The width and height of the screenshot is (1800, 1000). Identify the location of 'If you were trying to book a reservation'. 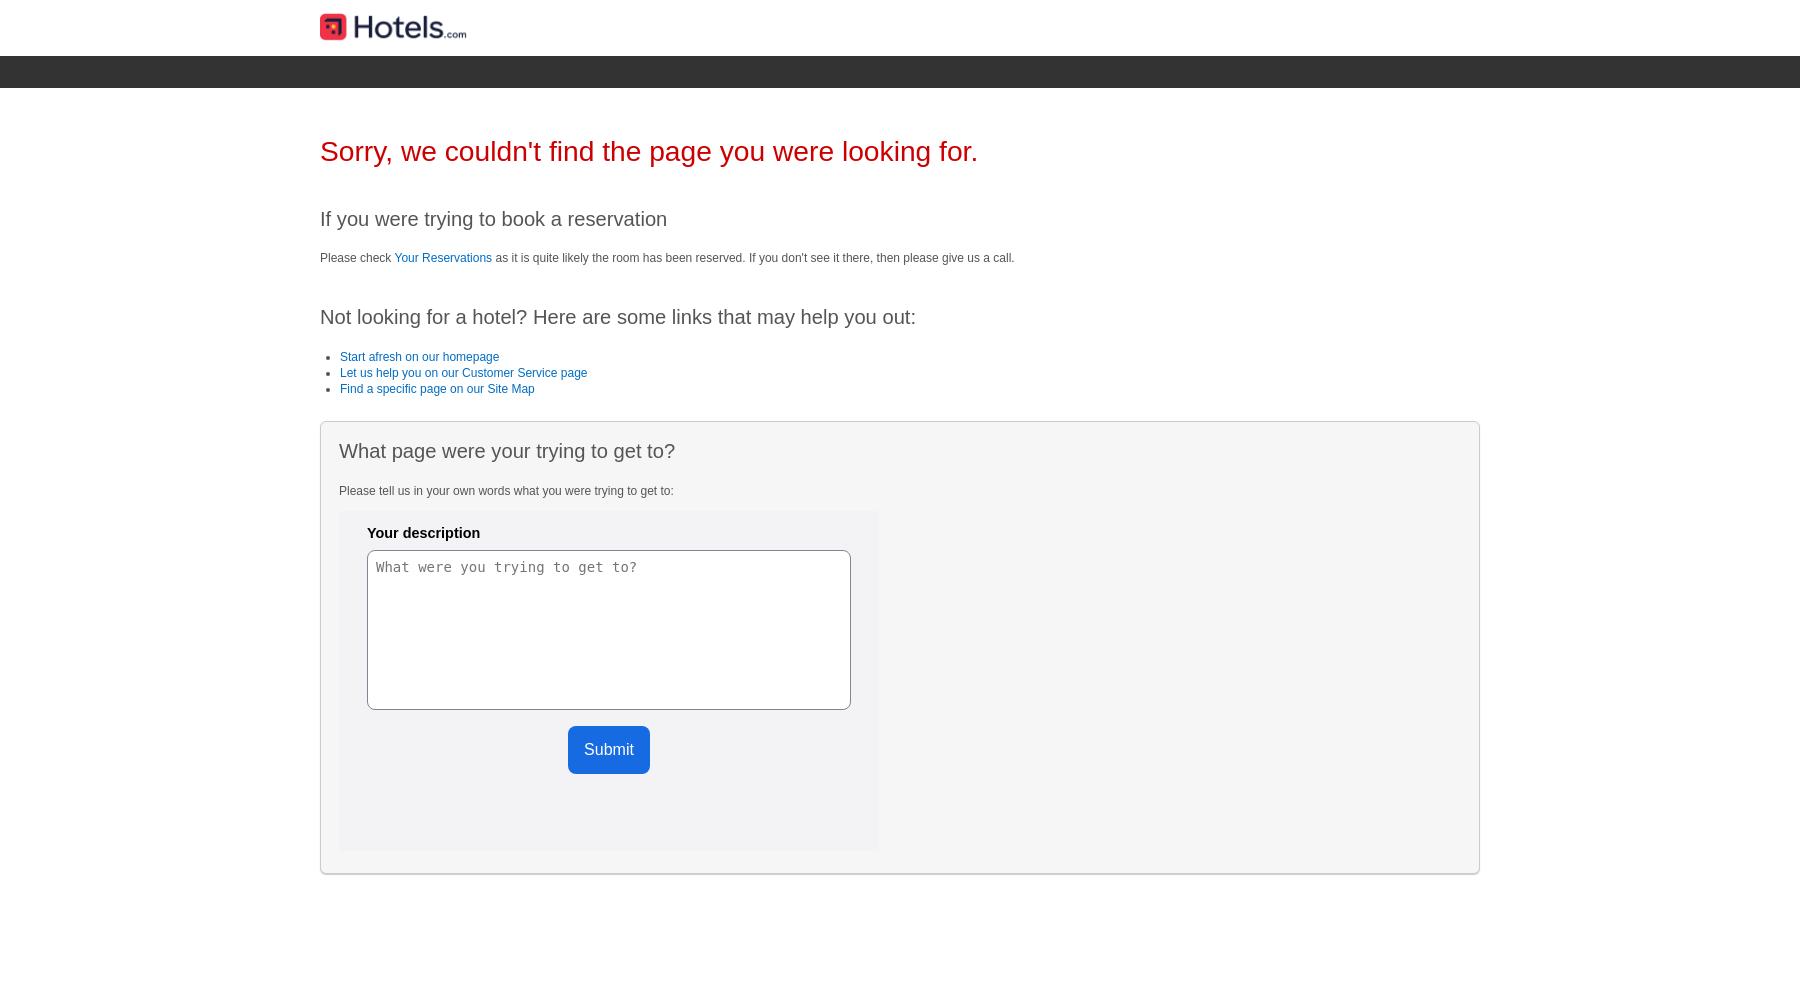
(492, 217).